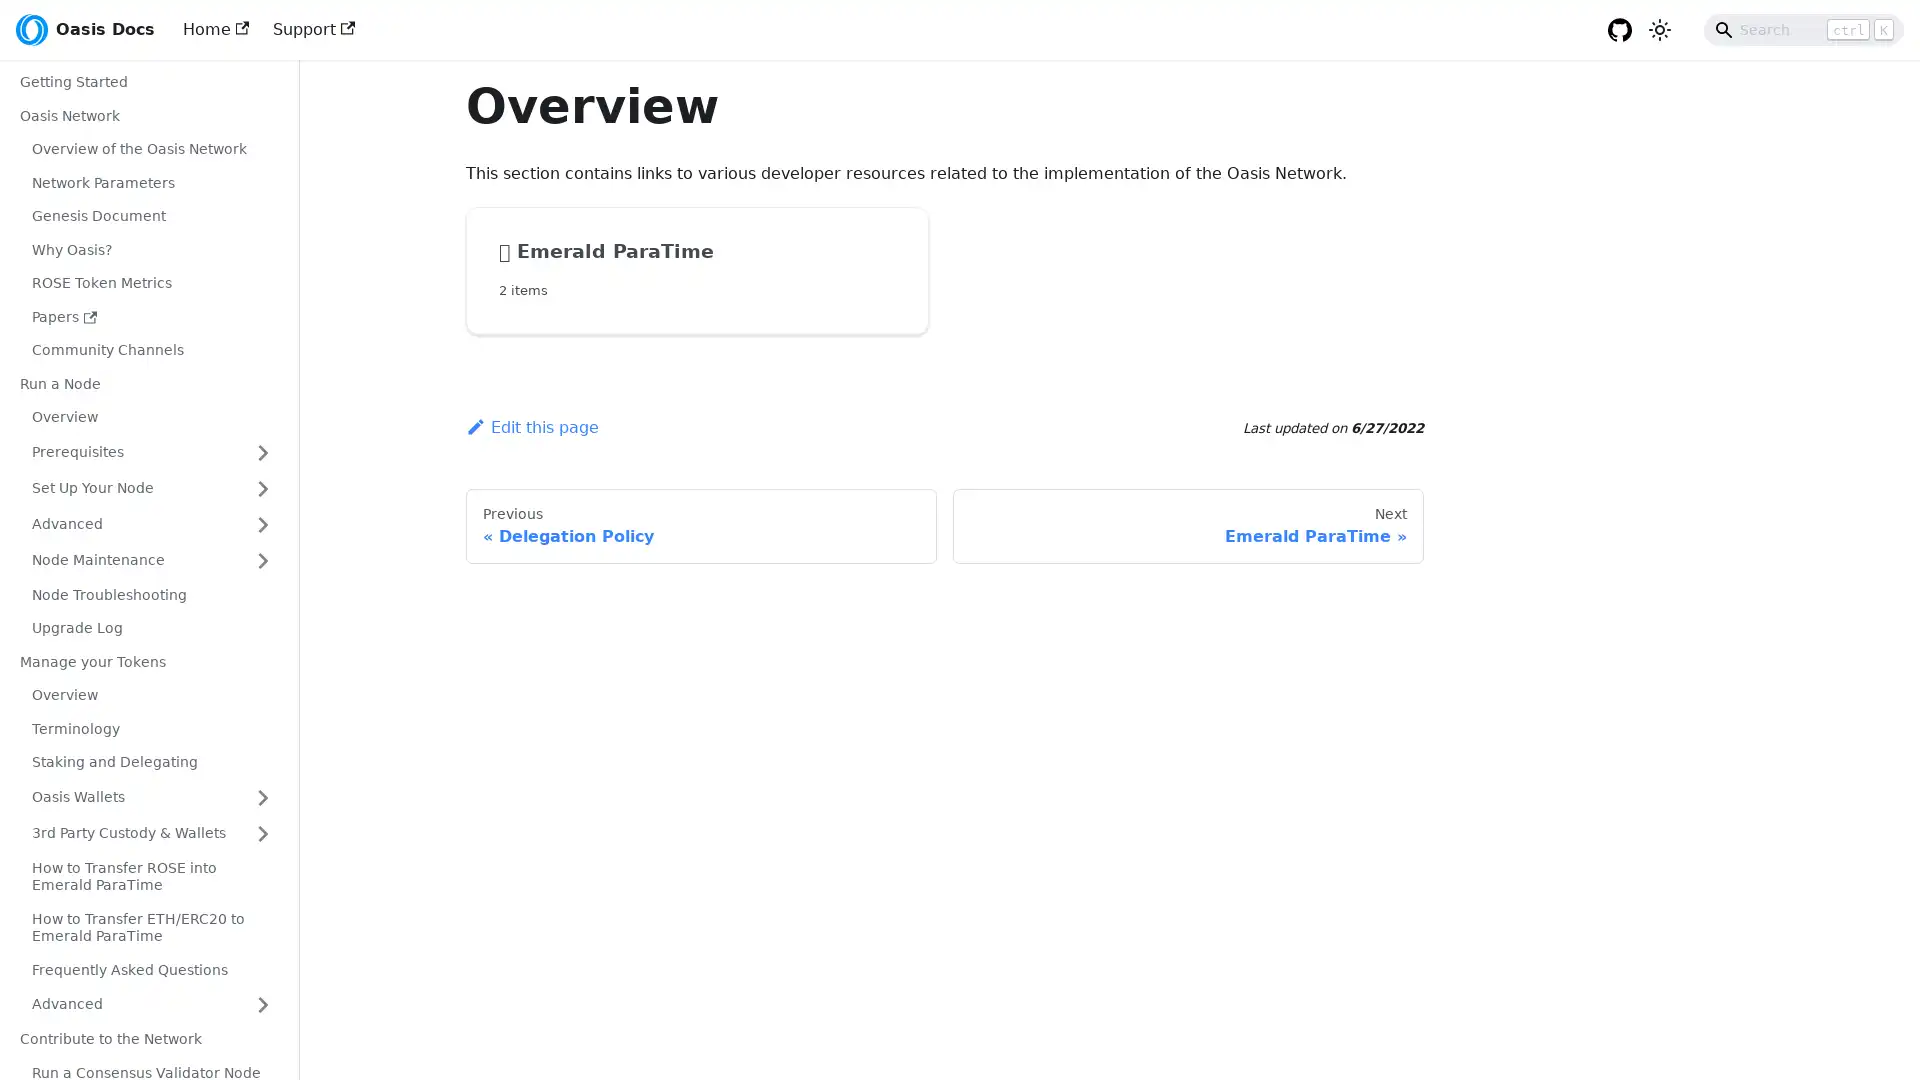 This screenshot has width=1920, height=1080. What do you see at coordinates (262, 833) in the screenshot?
I see `Toggle the collapsible sidebar category '3rd Party Custody & Wallets'` at bounding box center [262, 833].